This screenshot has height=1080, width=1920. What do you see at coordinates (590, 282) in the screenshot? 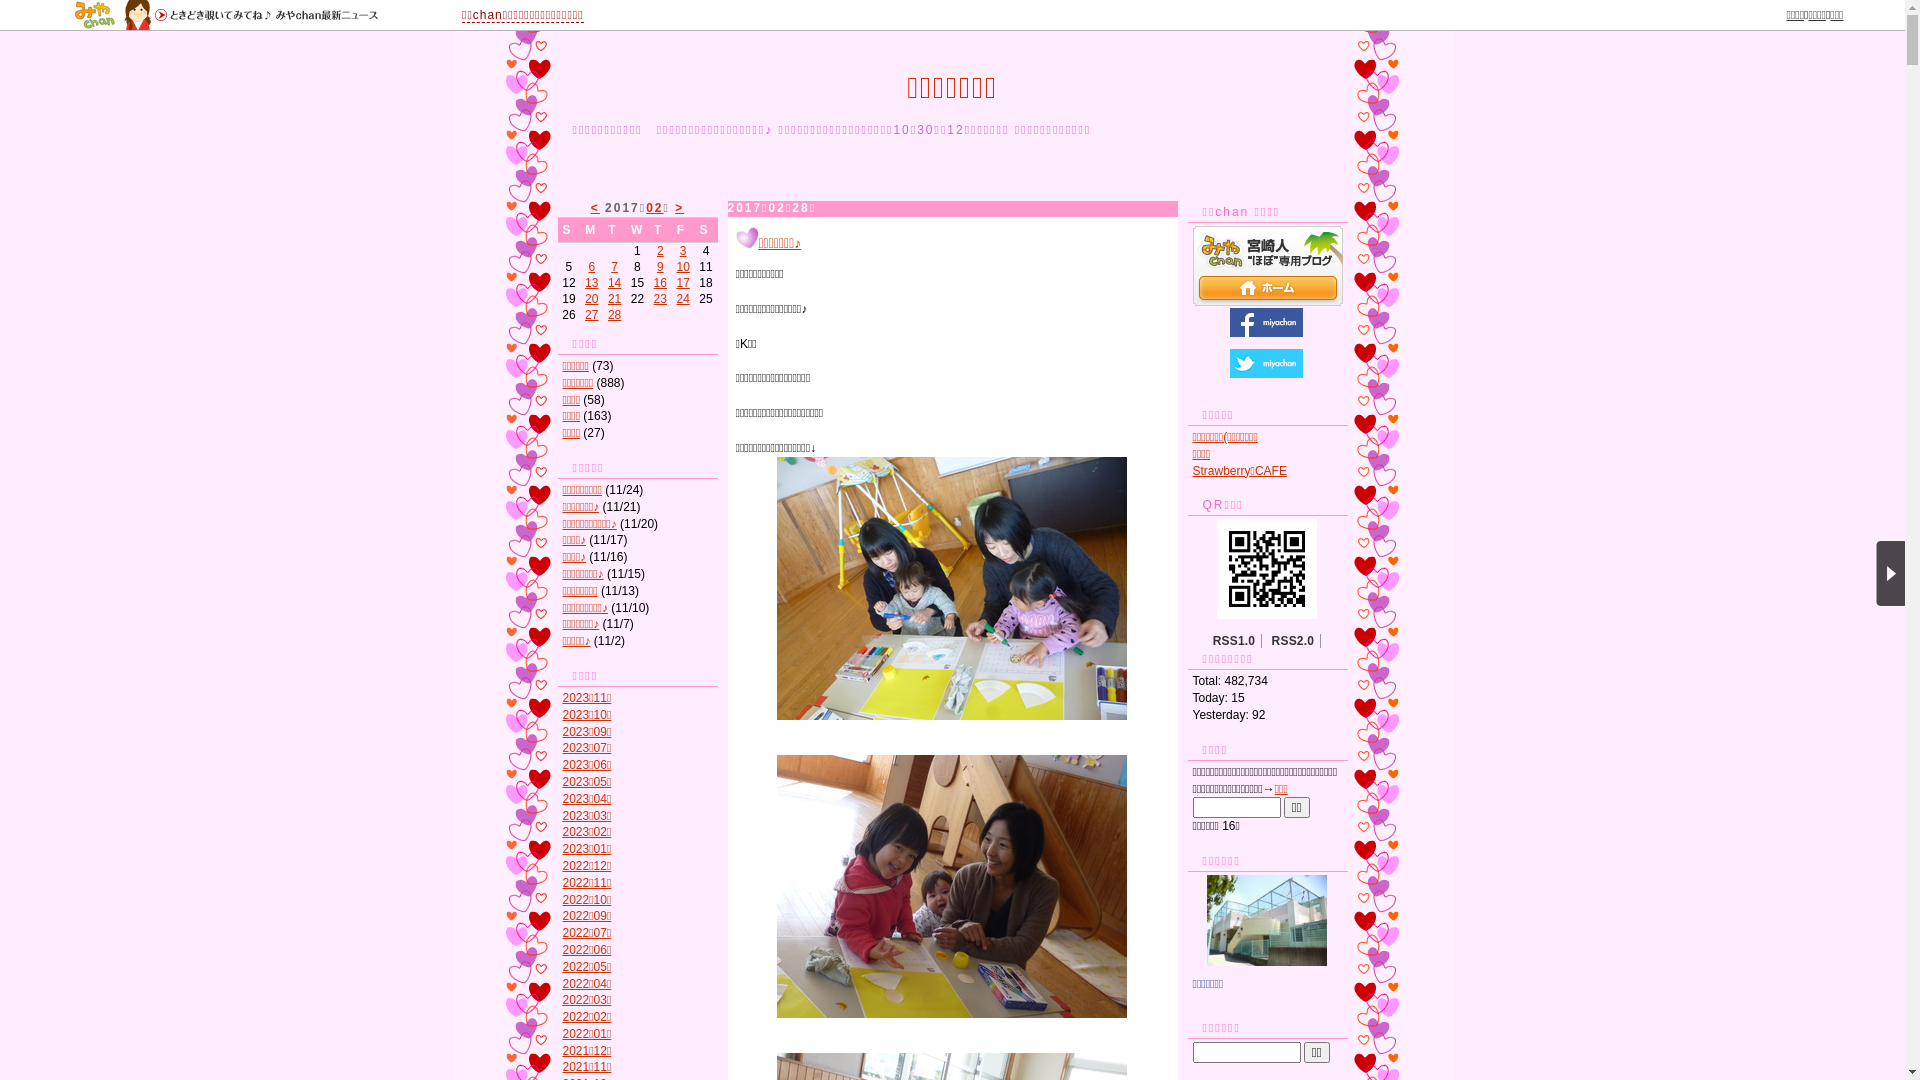
I see `'13'` at bounding box center [590, 282].